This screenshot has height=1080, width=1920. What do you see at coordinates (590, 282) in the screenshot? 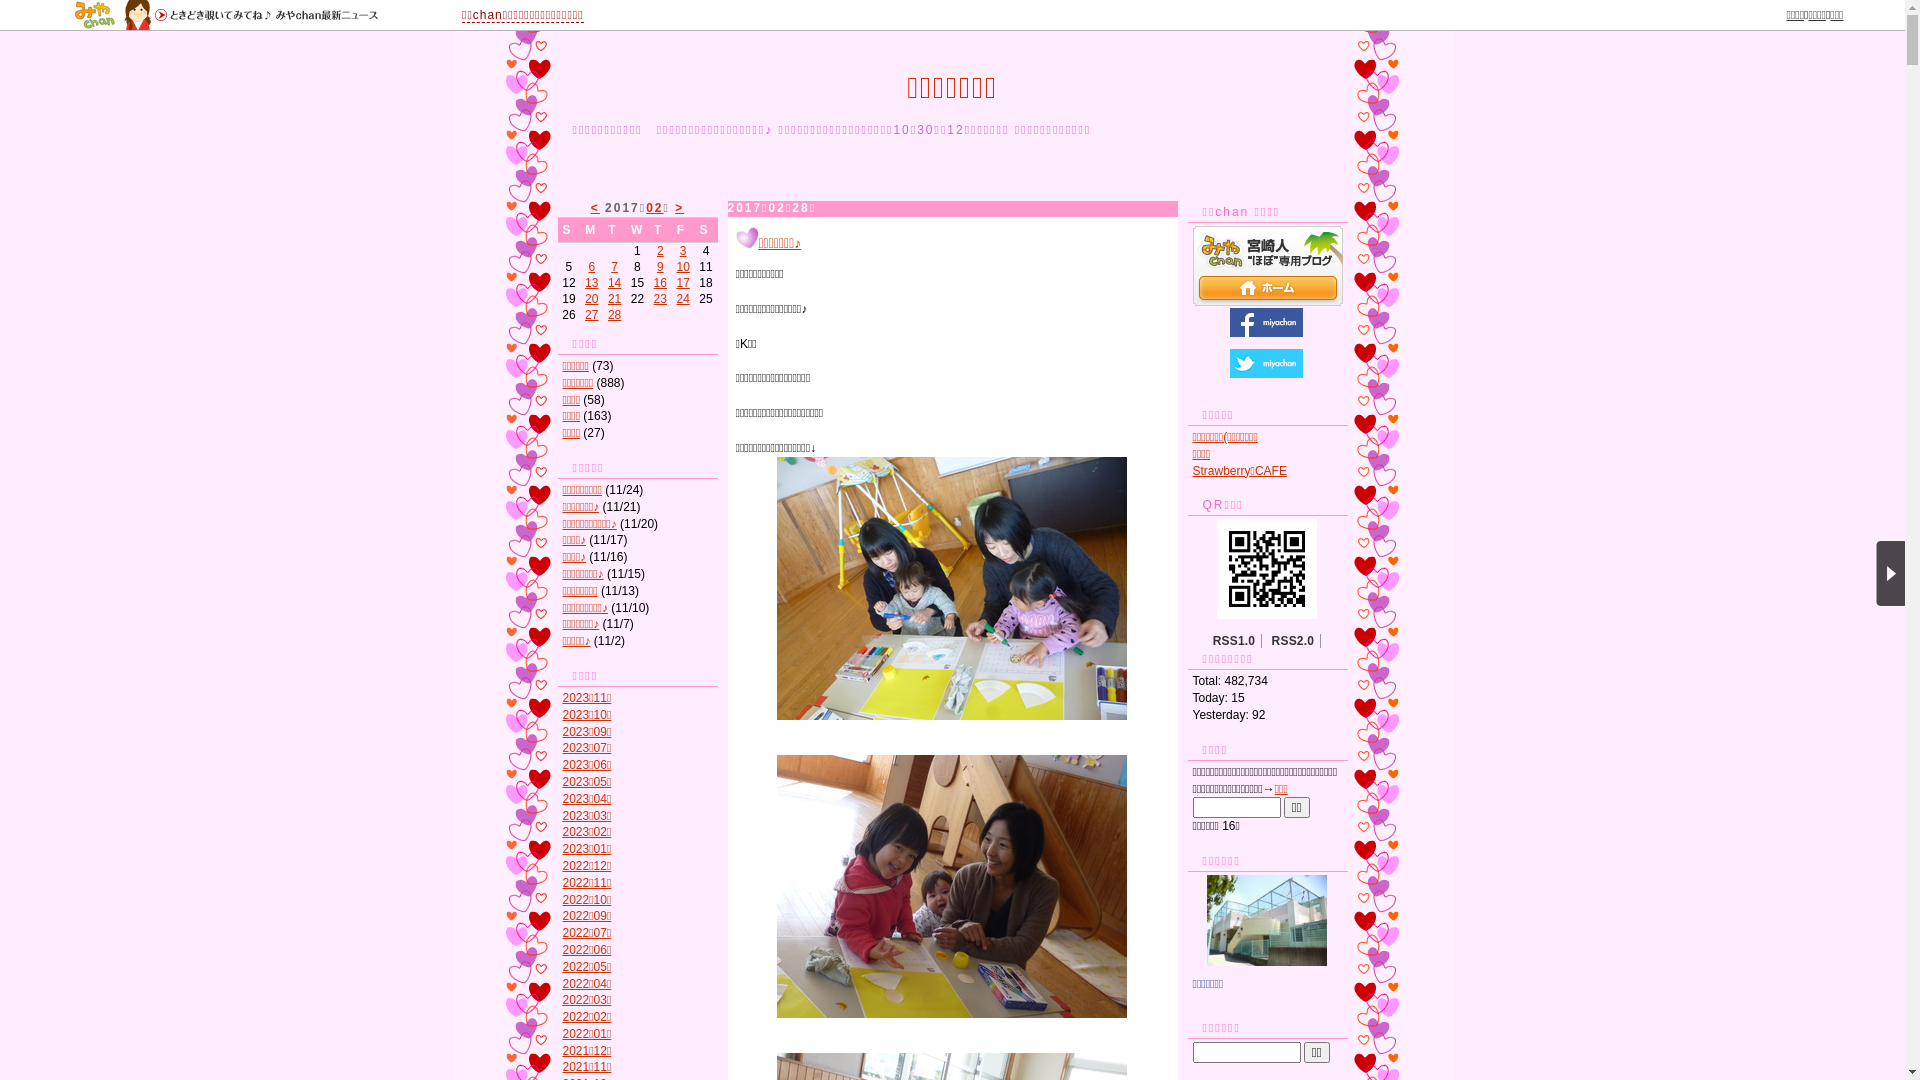
I see `'13'` at bounding box center [590, 282].